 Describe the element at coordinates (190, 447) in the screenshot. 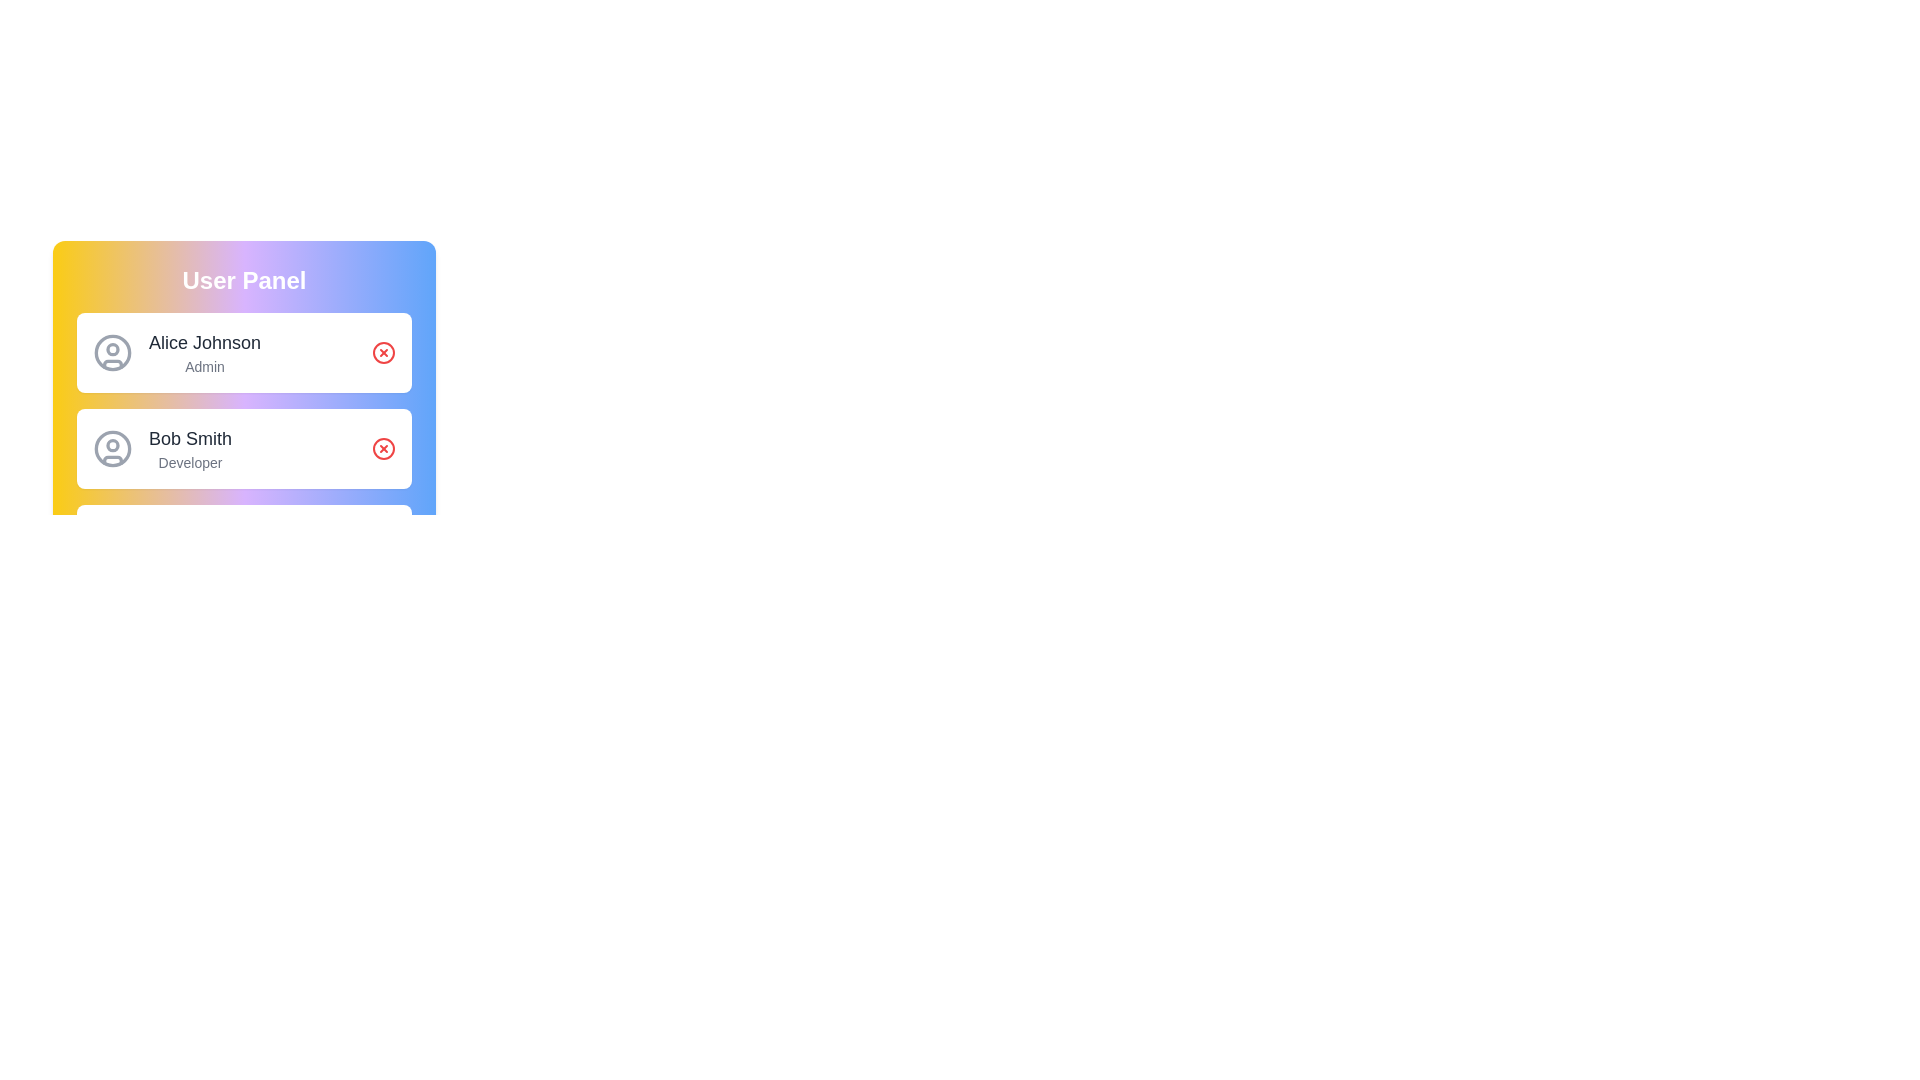

I see `the text block containing 'Bob Smith' and 'Developer', which is located within a white rounded rectangle card, positioned below another card with 'Alice Johnson Admin'` at that location.